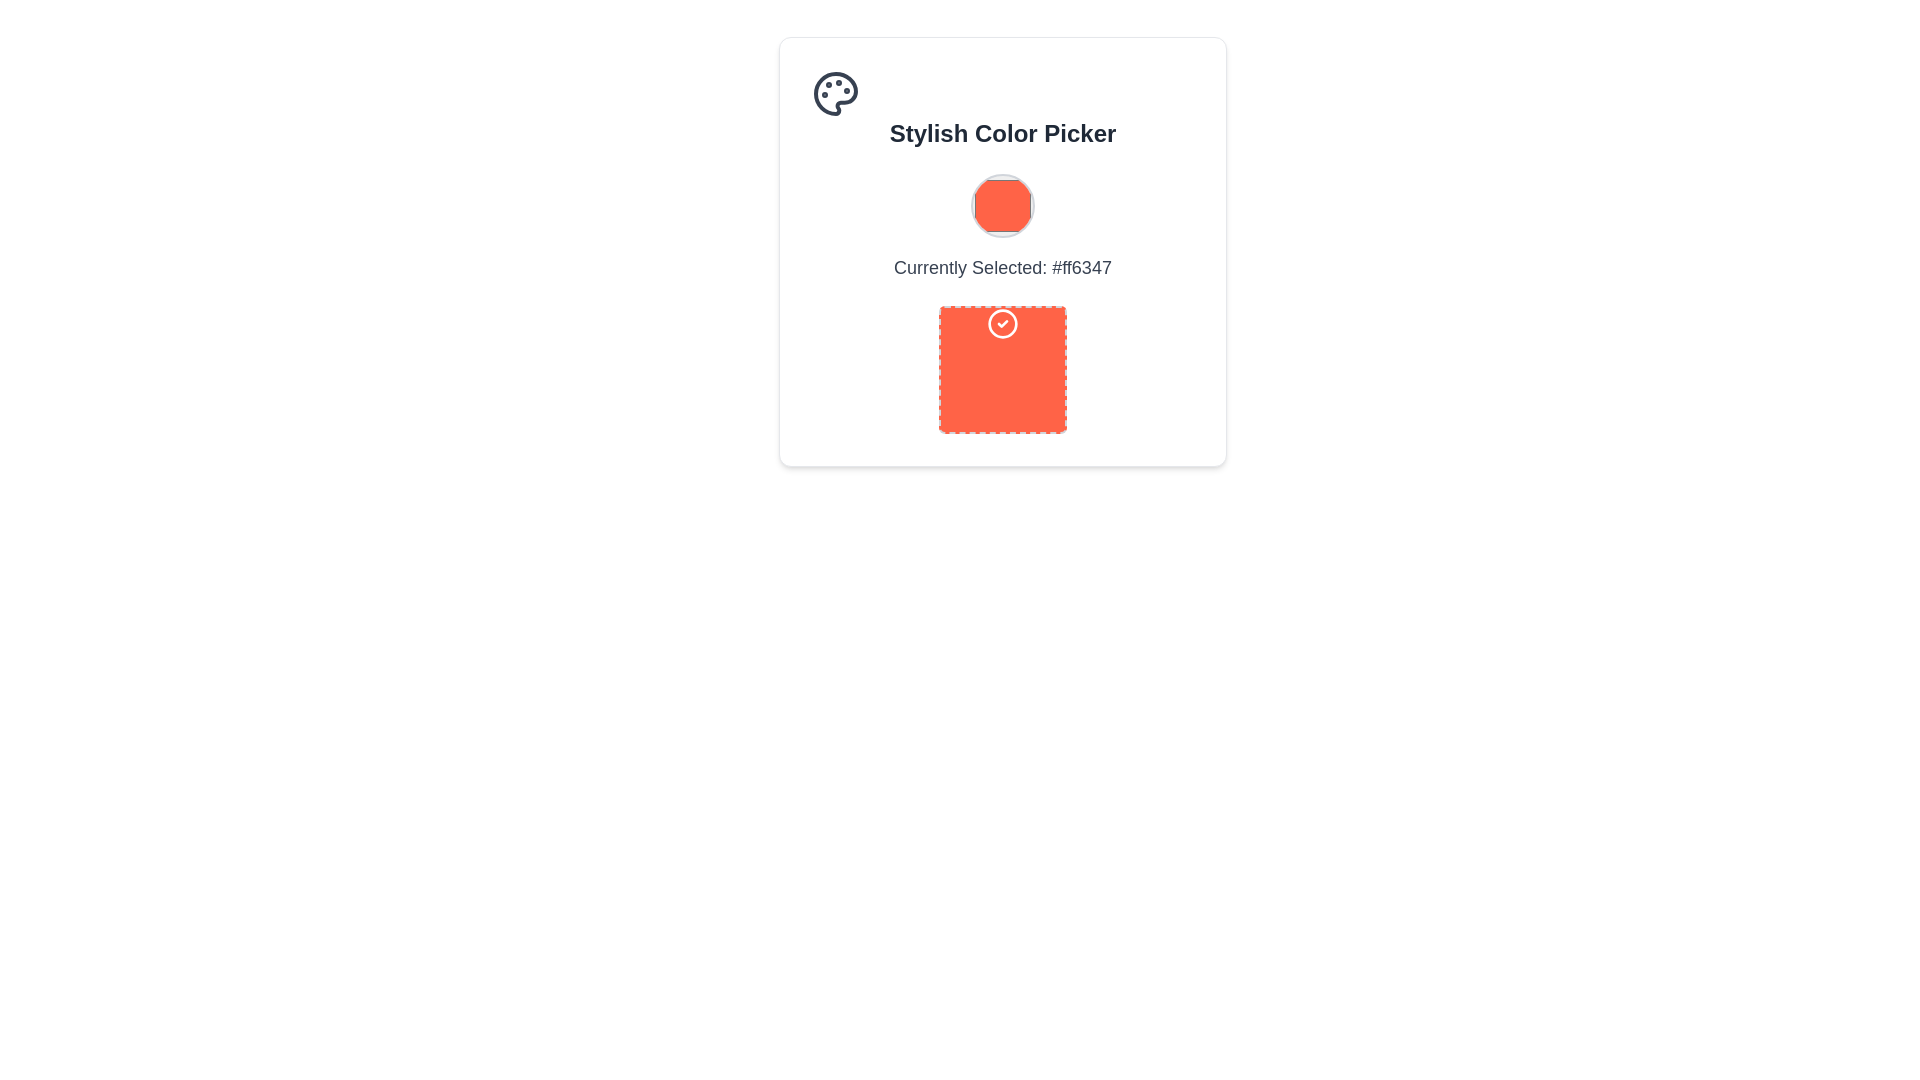 Image resolution: width=1920 pixels, height=1080 pixels. Describe the element at coordinates (1003, 266) in the screenshot. I see `the Static Text Display that shows 'Currently Selected: #ff6347', which is styled in gray and located centrally beneath a circular color representation` at that location.